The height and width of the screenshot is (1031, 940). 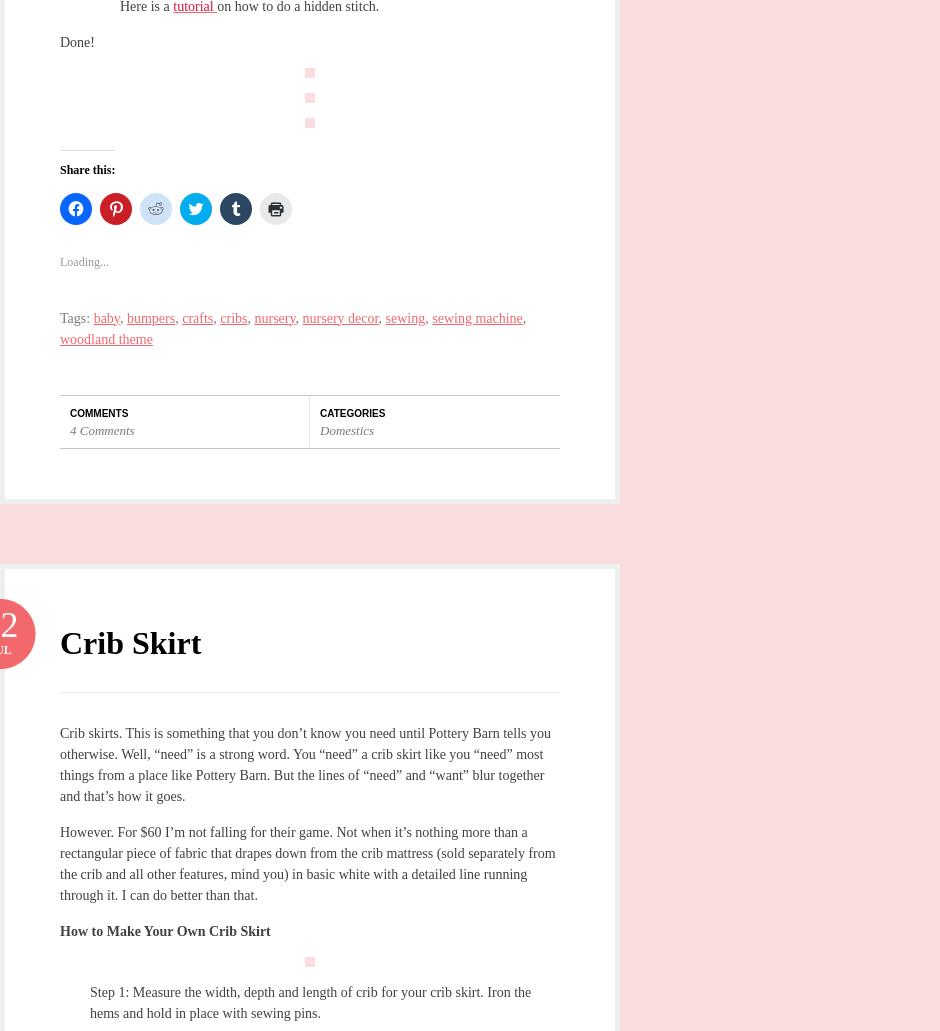 I want to click on 'Tags:', so click(x=75, y=316).